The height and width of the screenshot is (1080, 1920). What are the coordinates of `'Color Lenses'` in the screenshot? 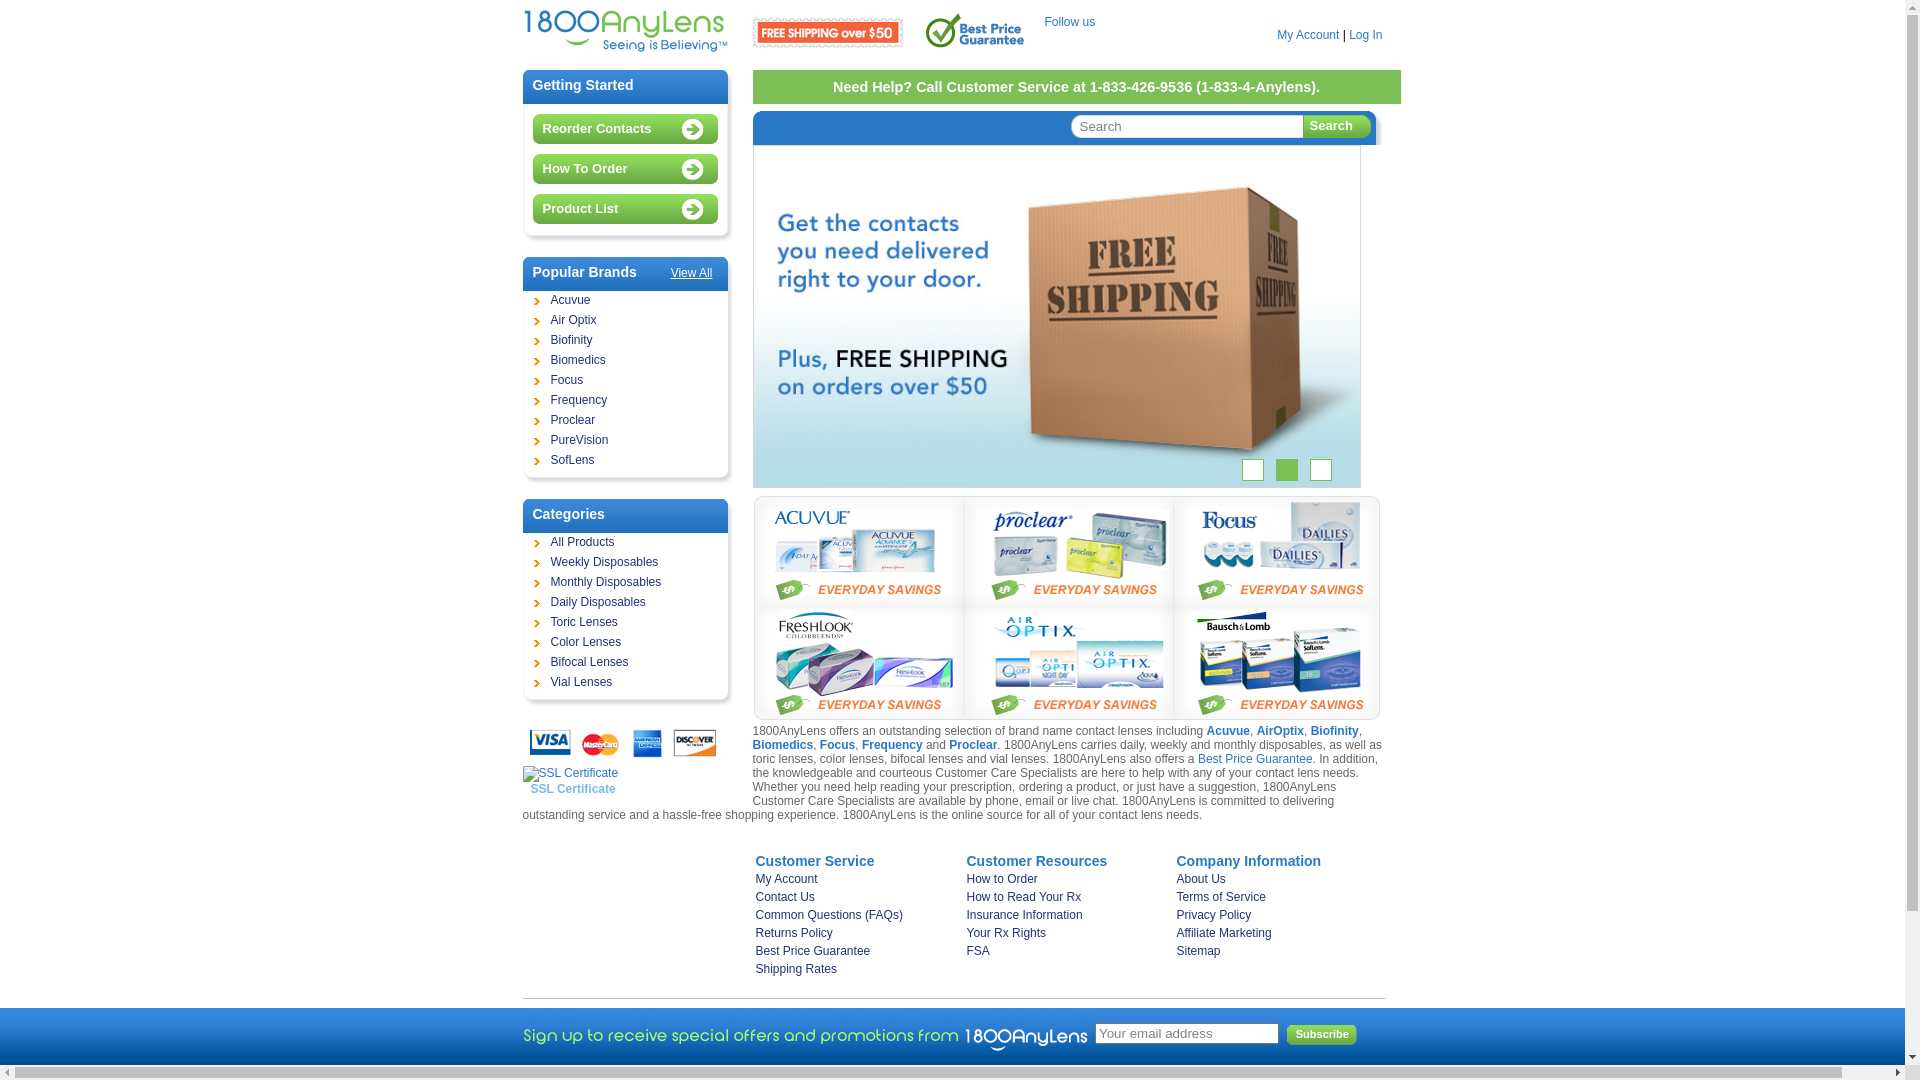 It's located at (624, 643).